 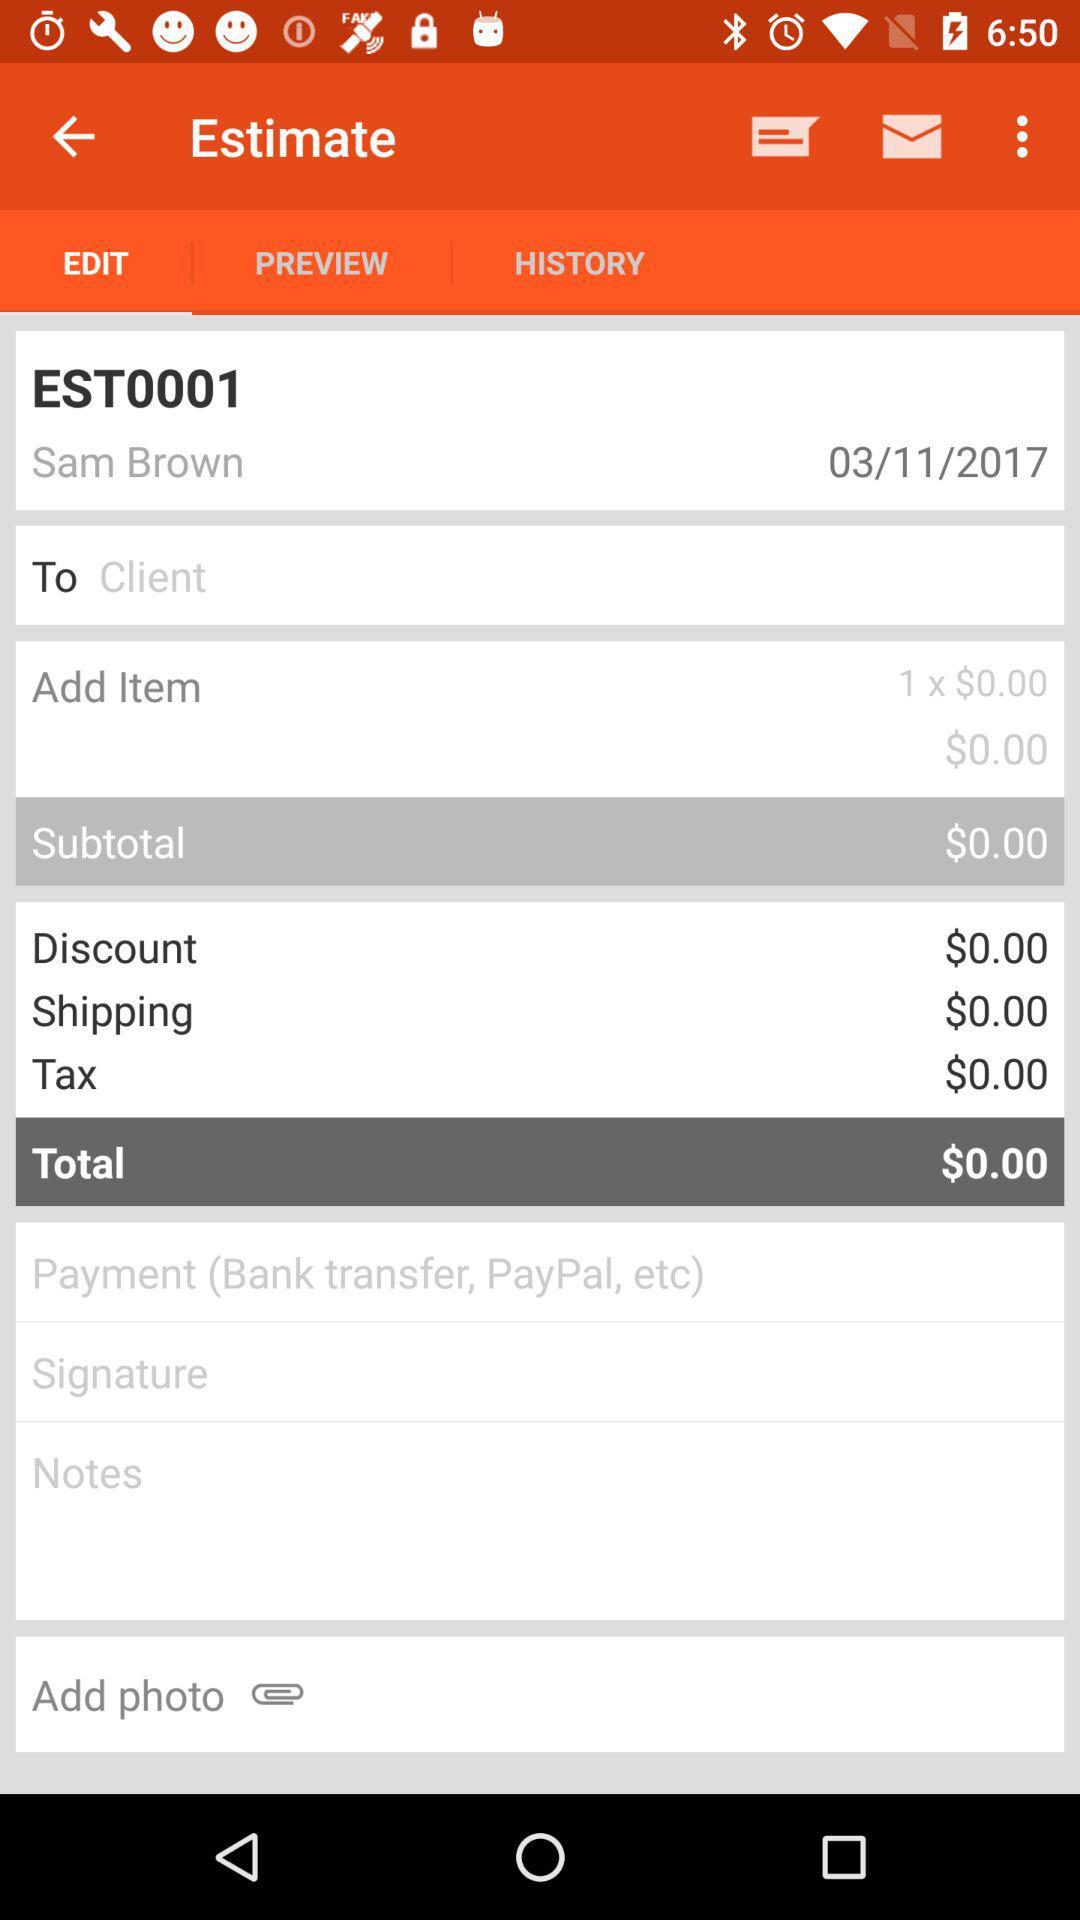 What do you see at coordinates (72, 135) in the screenshot?
I see `icon to the left of estimate icon` at bounding box center [72, 135].